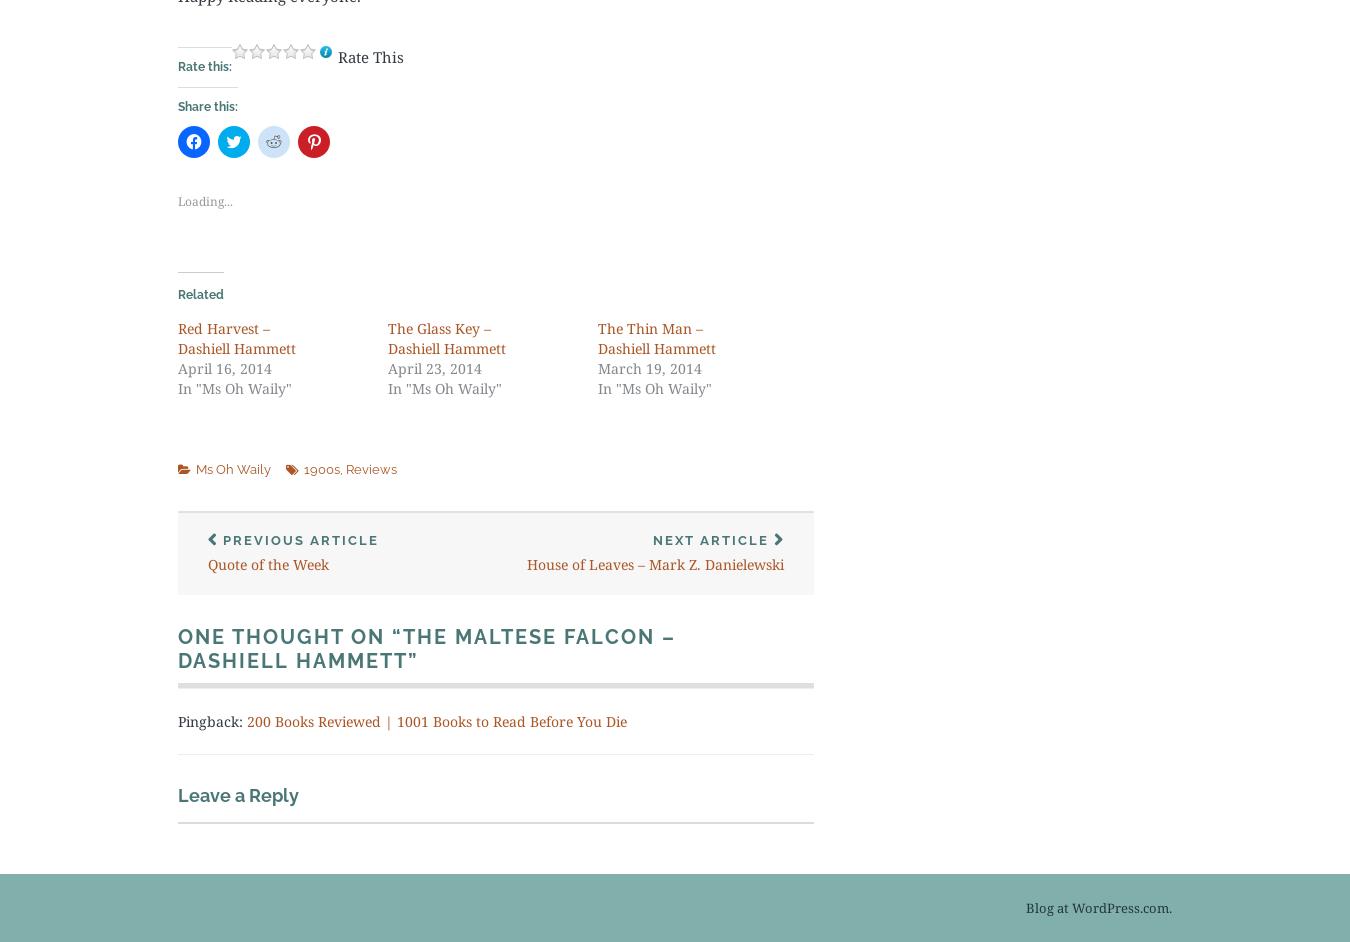  What do you see at coordinates (212, 719) in the screenshot?
I see `'Pingback:'` at bounding box center [212, 719].